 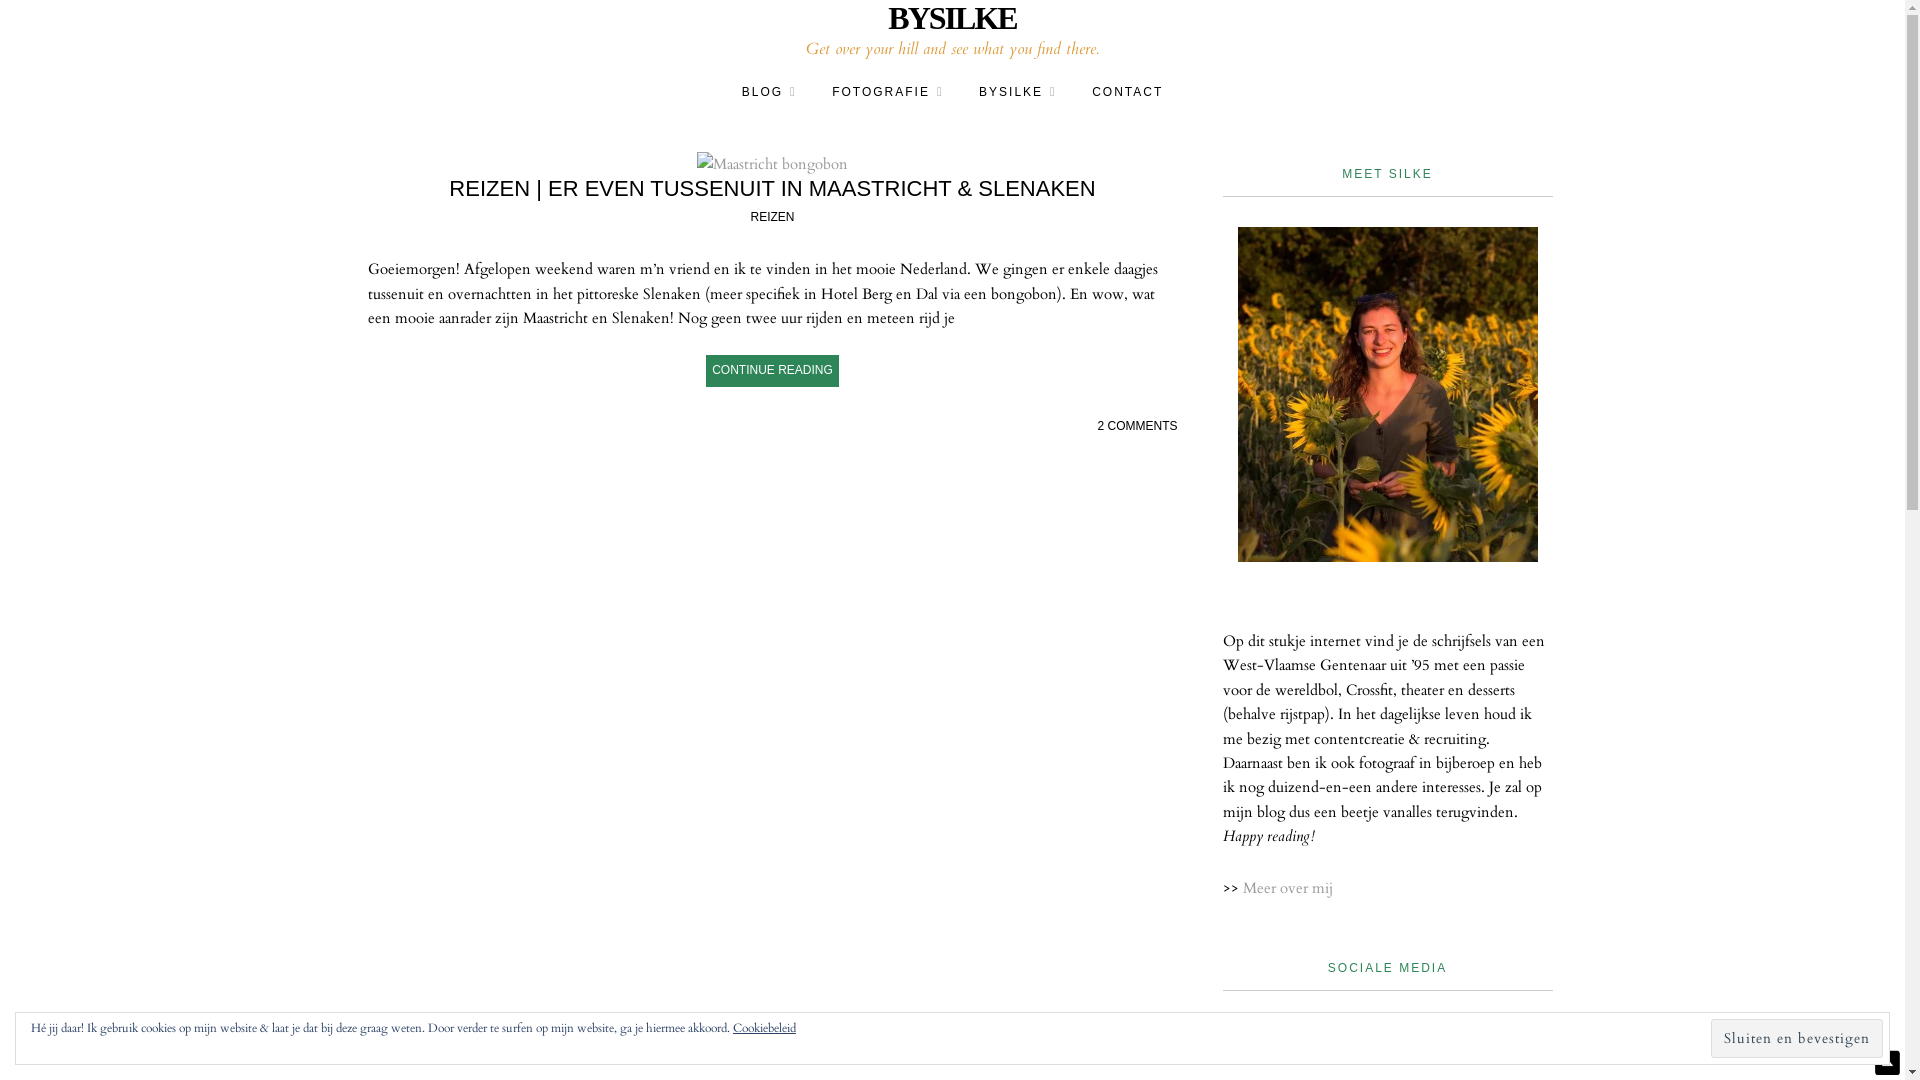 I want to click on 'Meer over mij', so click(x=1241, y=886).